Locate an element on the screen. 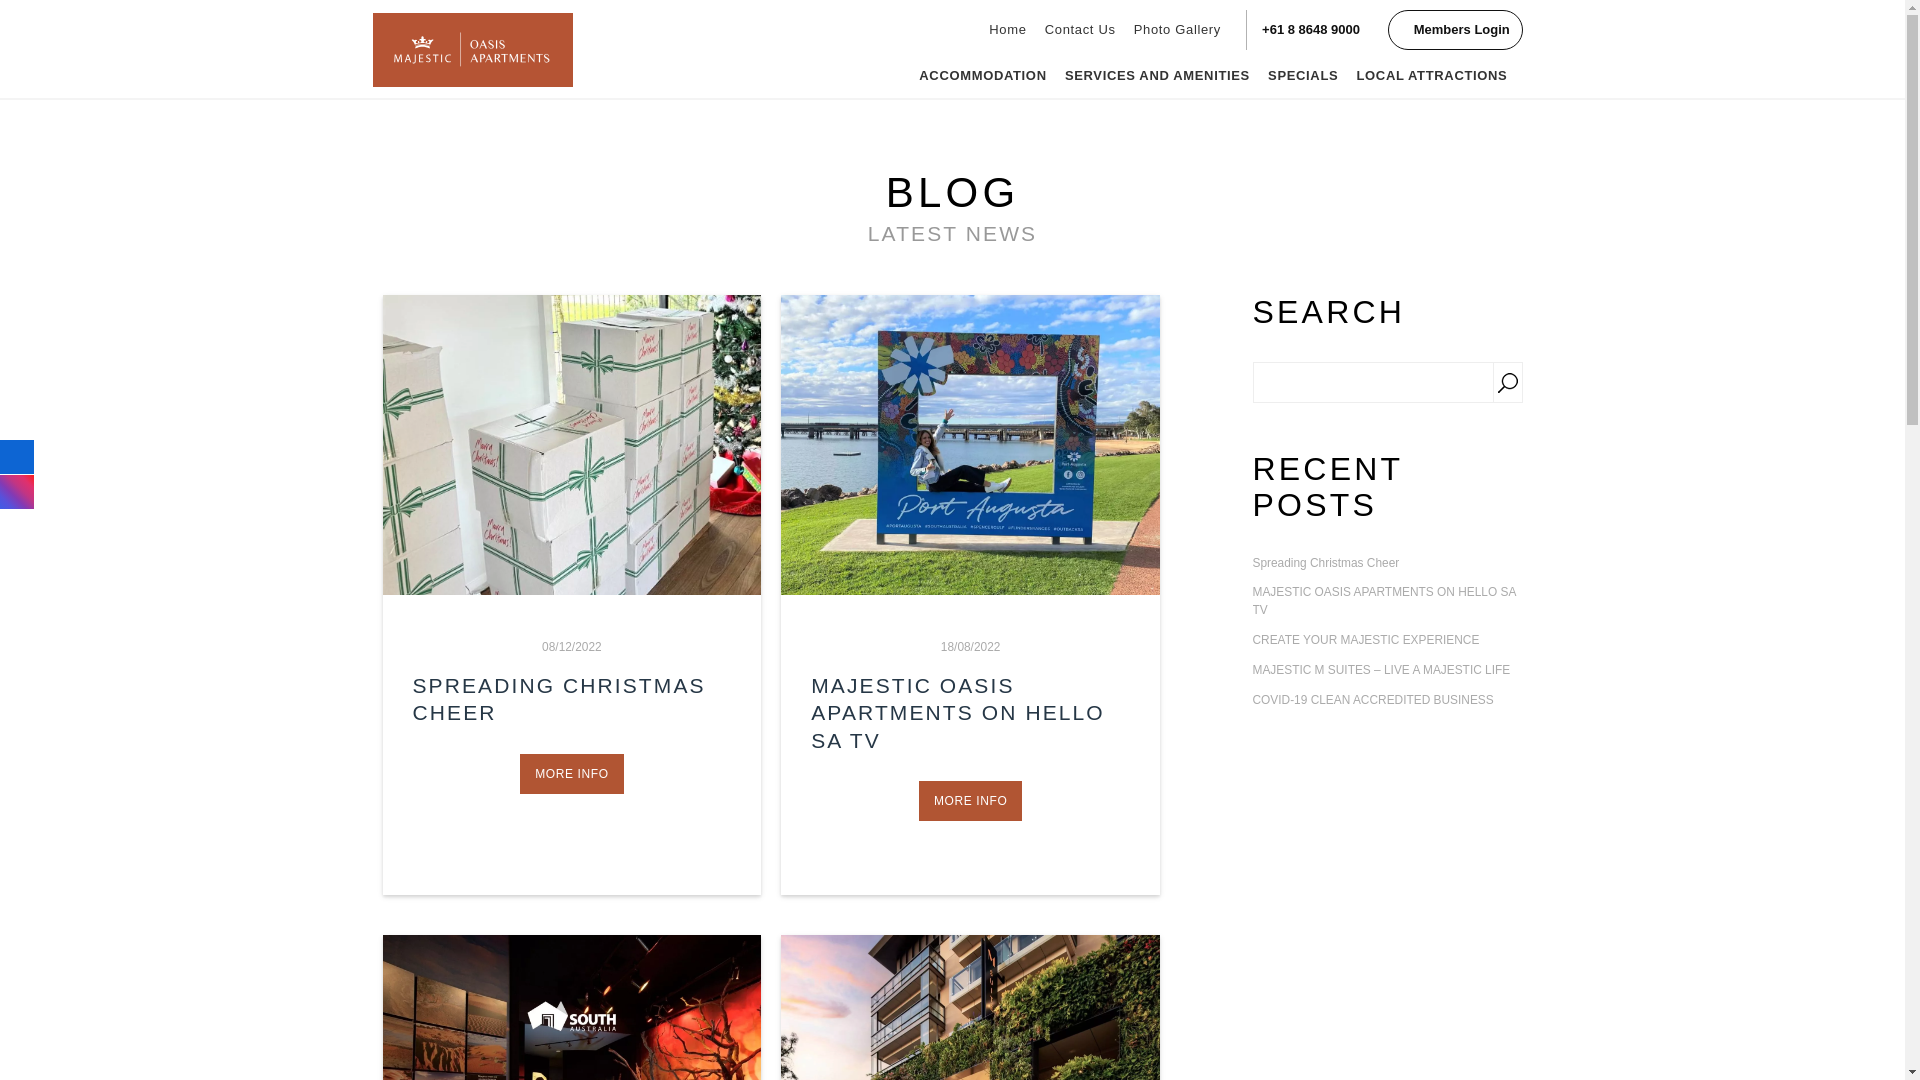 Image resolution: width=1920 pixels, height=1080 pixels. 'SPECIALS' is located at coordinates (1302, 75).